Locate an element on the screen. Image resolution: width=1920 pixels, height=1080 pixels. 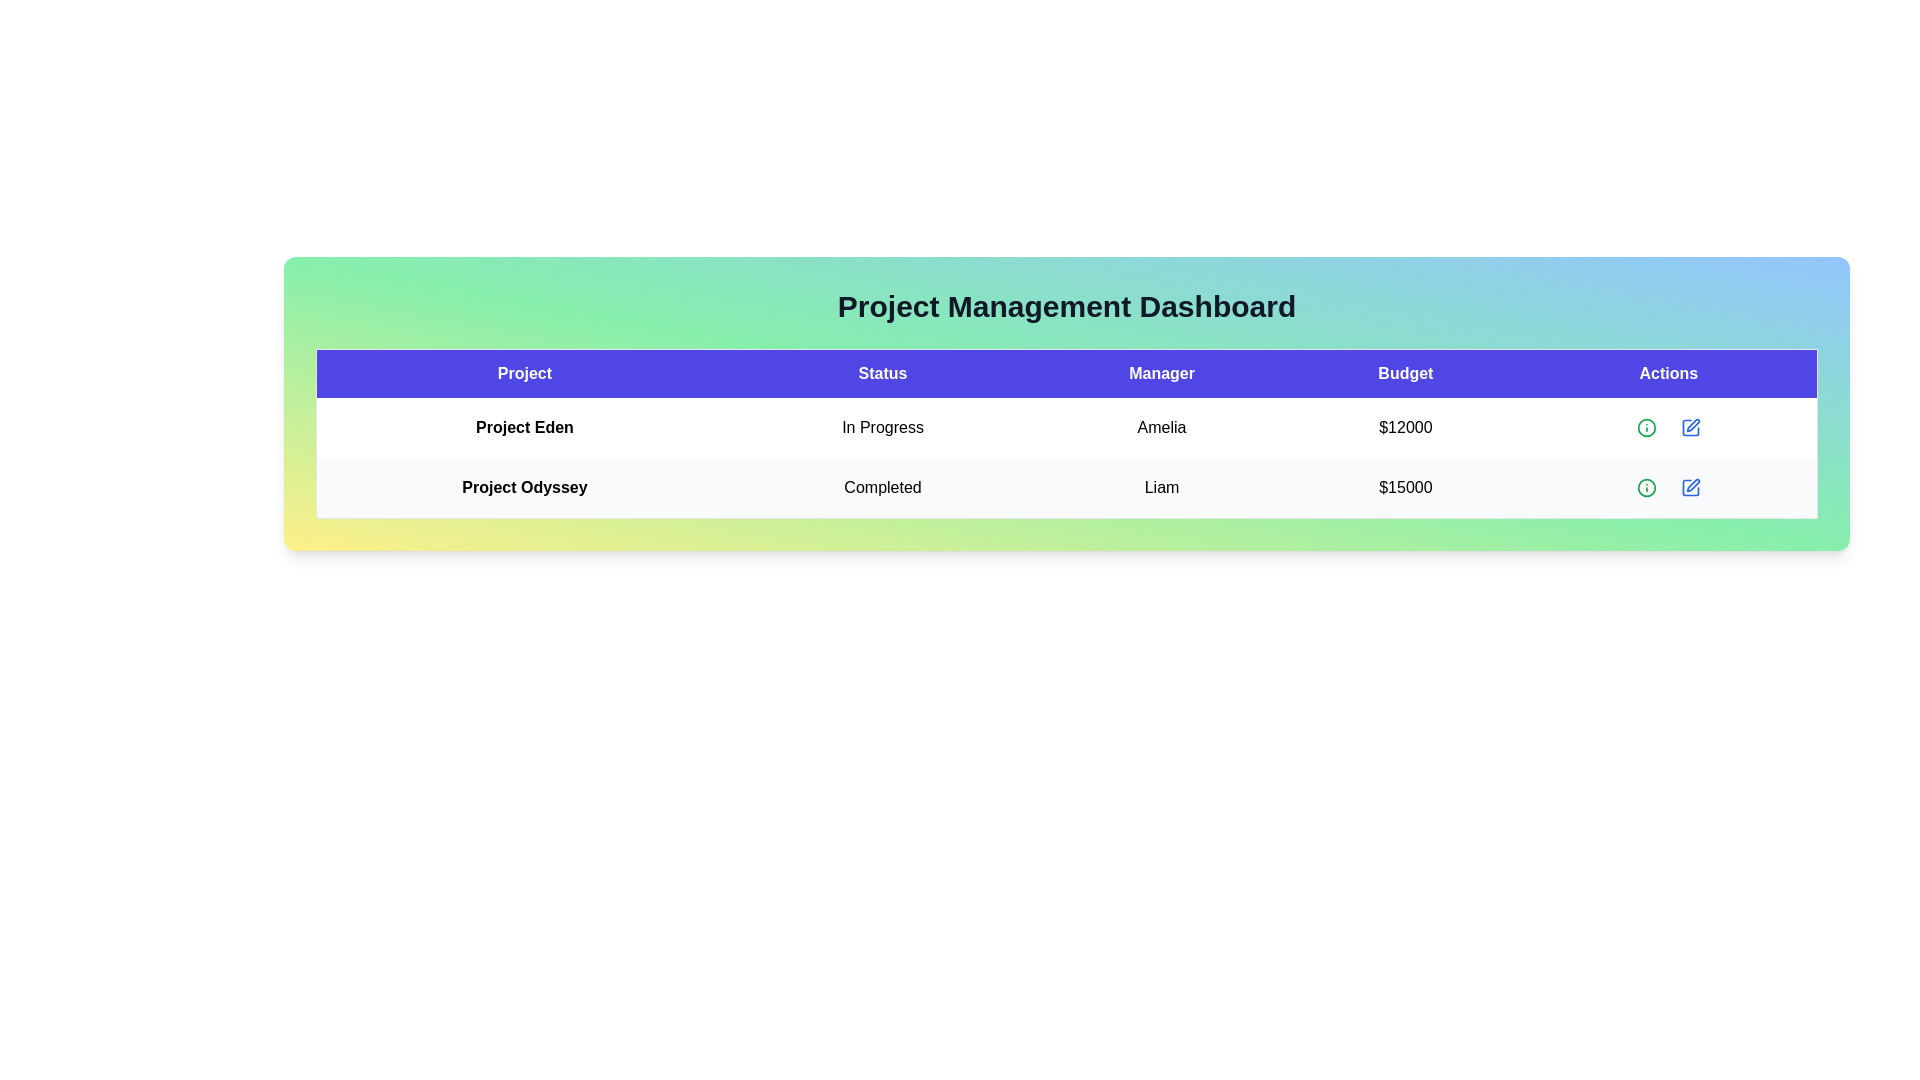
the manager's name text display, which is located in the third column of the second row of the table, adjacent to 'Completed' and '$15000' is located at coordinates (1161, 488).